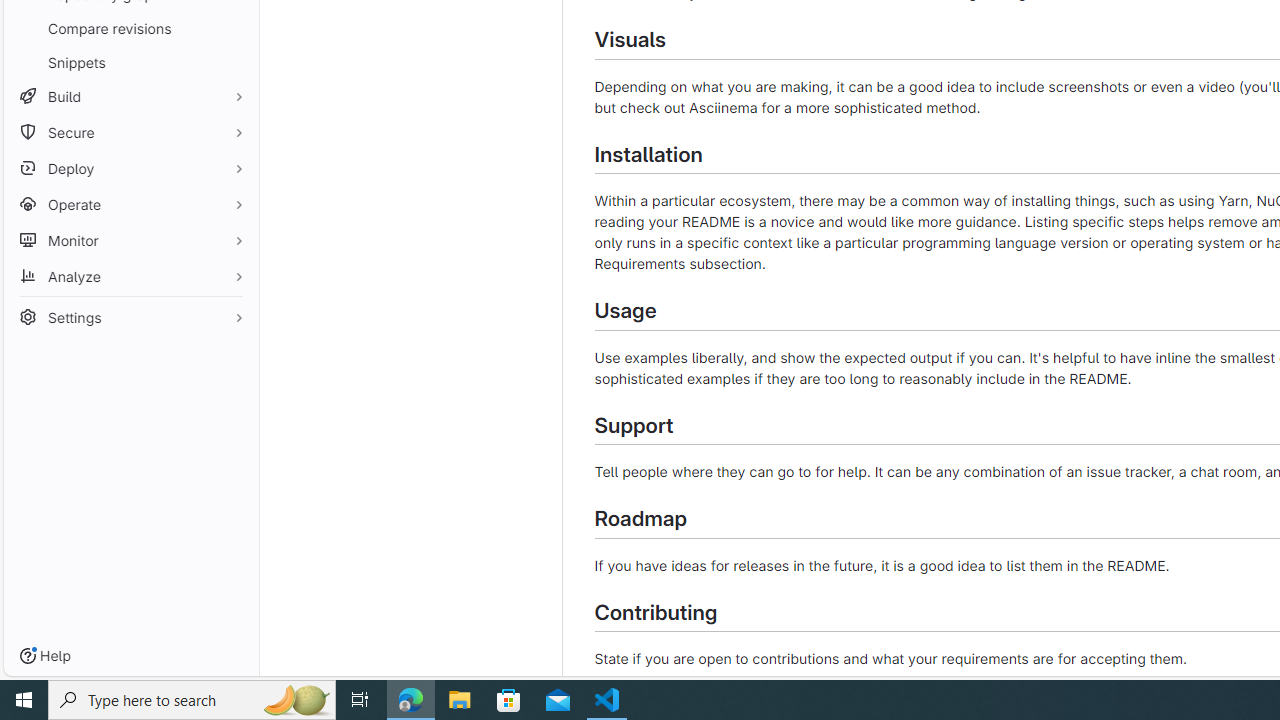  What do you see at coordinates (130, 132) in the screenshot?
I see `'Secure'` at bounding box center [130, 132].